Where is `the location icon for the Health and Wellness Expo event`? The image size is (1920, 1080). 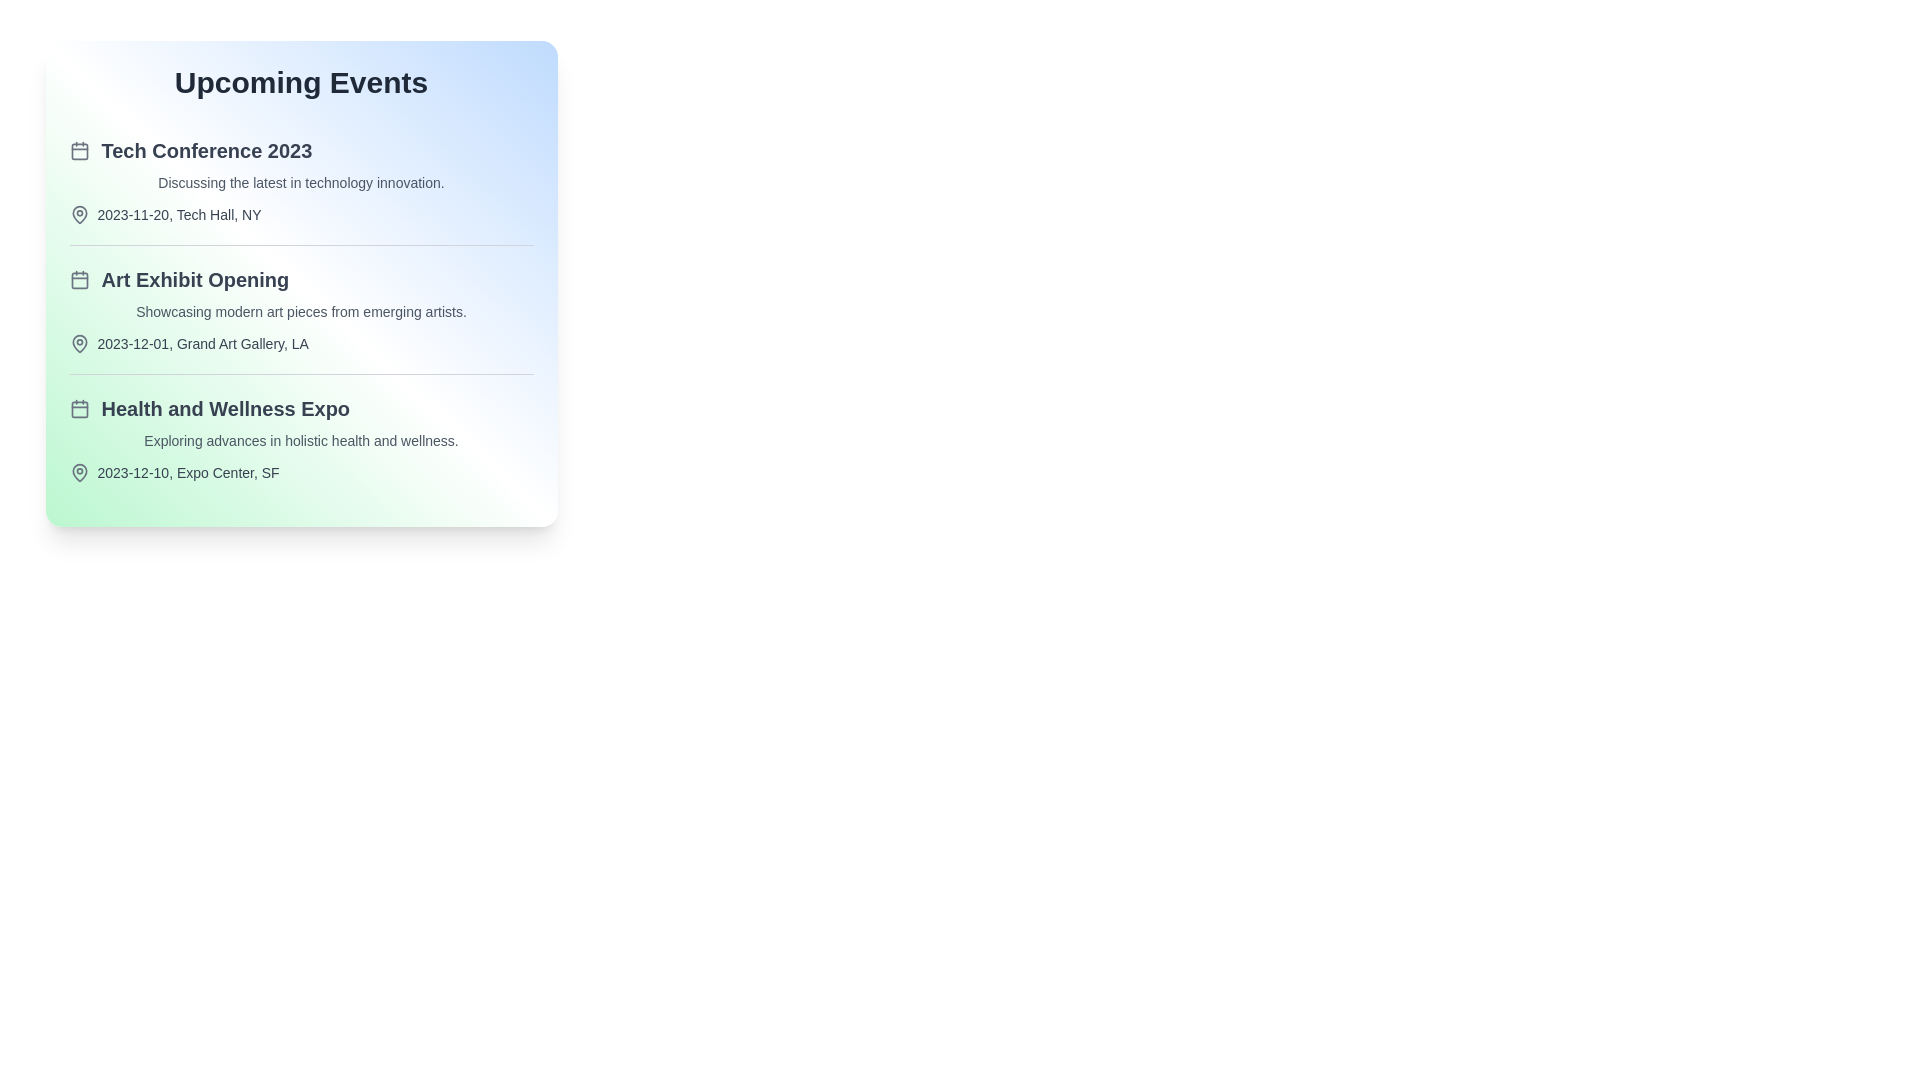
the location icon for the Health and Wellness Expo event is located at coordinates (79, 473).